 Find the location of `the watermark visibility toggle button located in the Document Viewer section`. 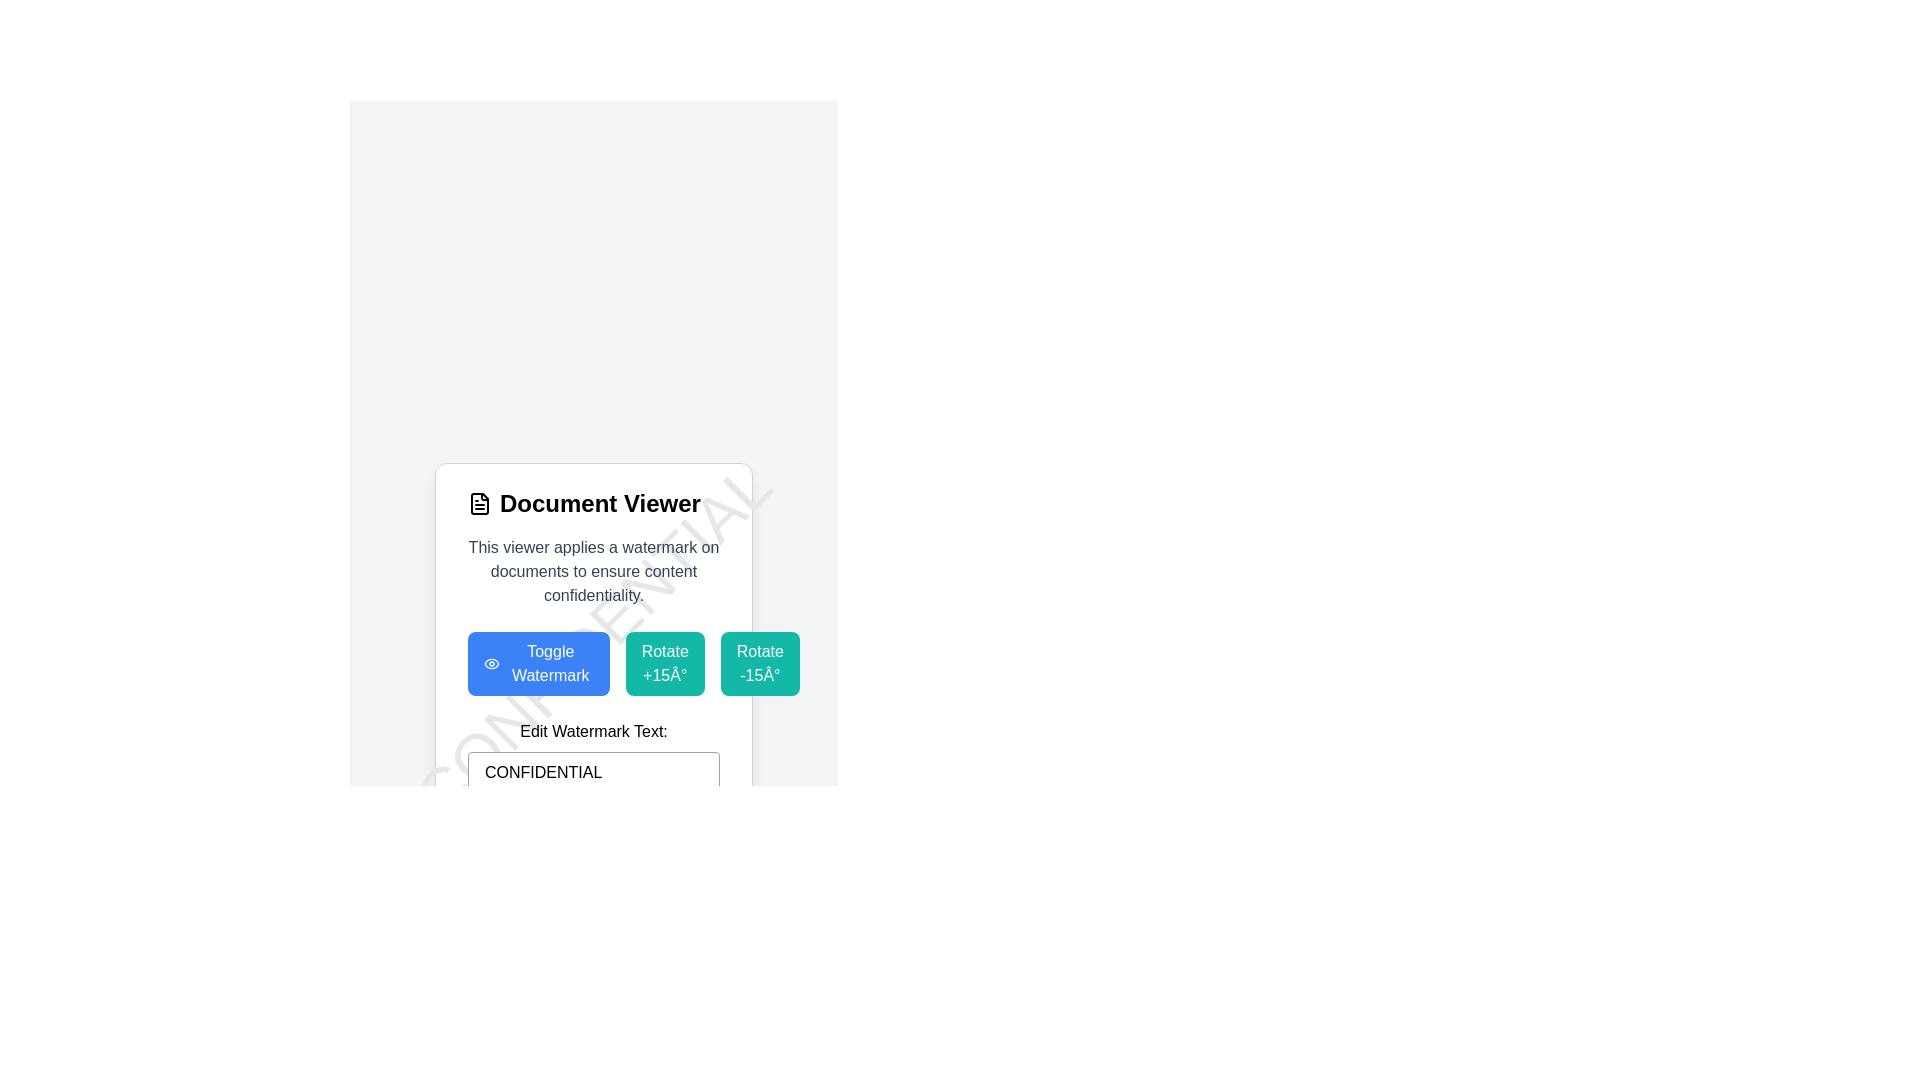

the watermark visibility toggle button located in the Document Viewer section is located at coordinates (593, 663).